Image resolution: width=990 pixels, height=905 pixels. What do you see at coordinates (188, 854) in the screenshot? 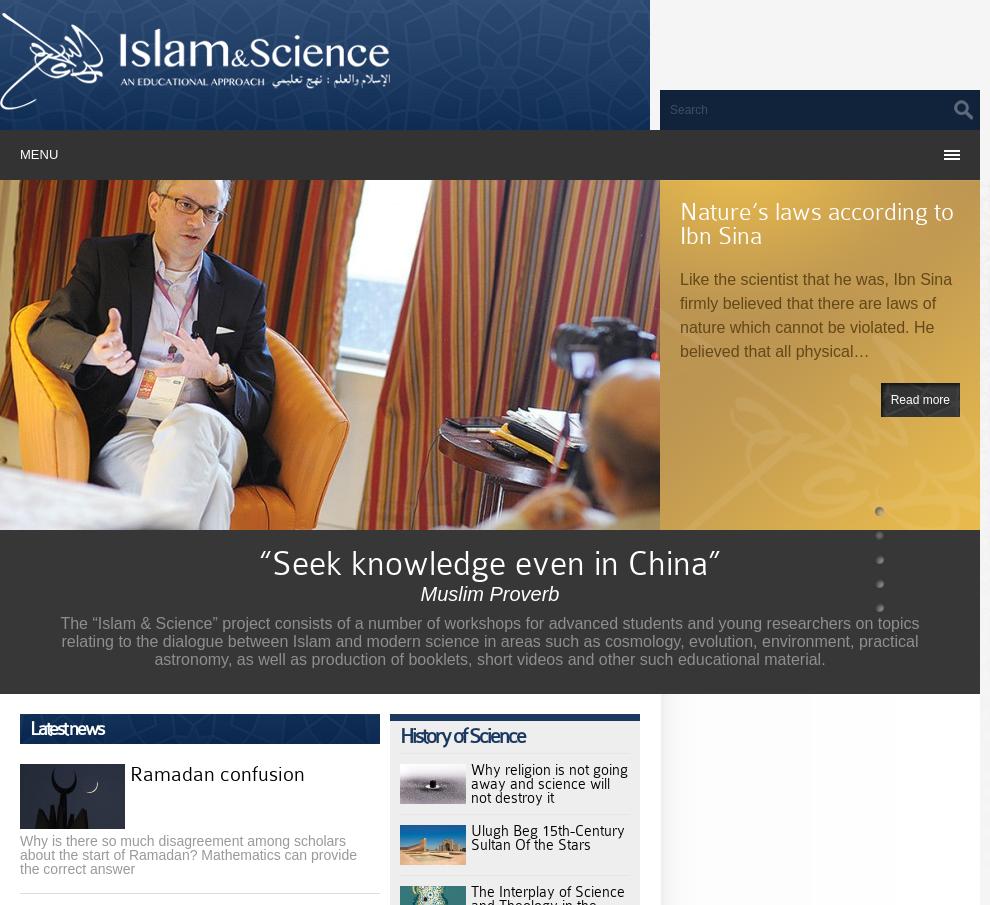
I see `'Why is there so much disagreement among scholars about the start of Ramadan? Mathematics can provide the correct answer'` at bounding box center [188, 854].